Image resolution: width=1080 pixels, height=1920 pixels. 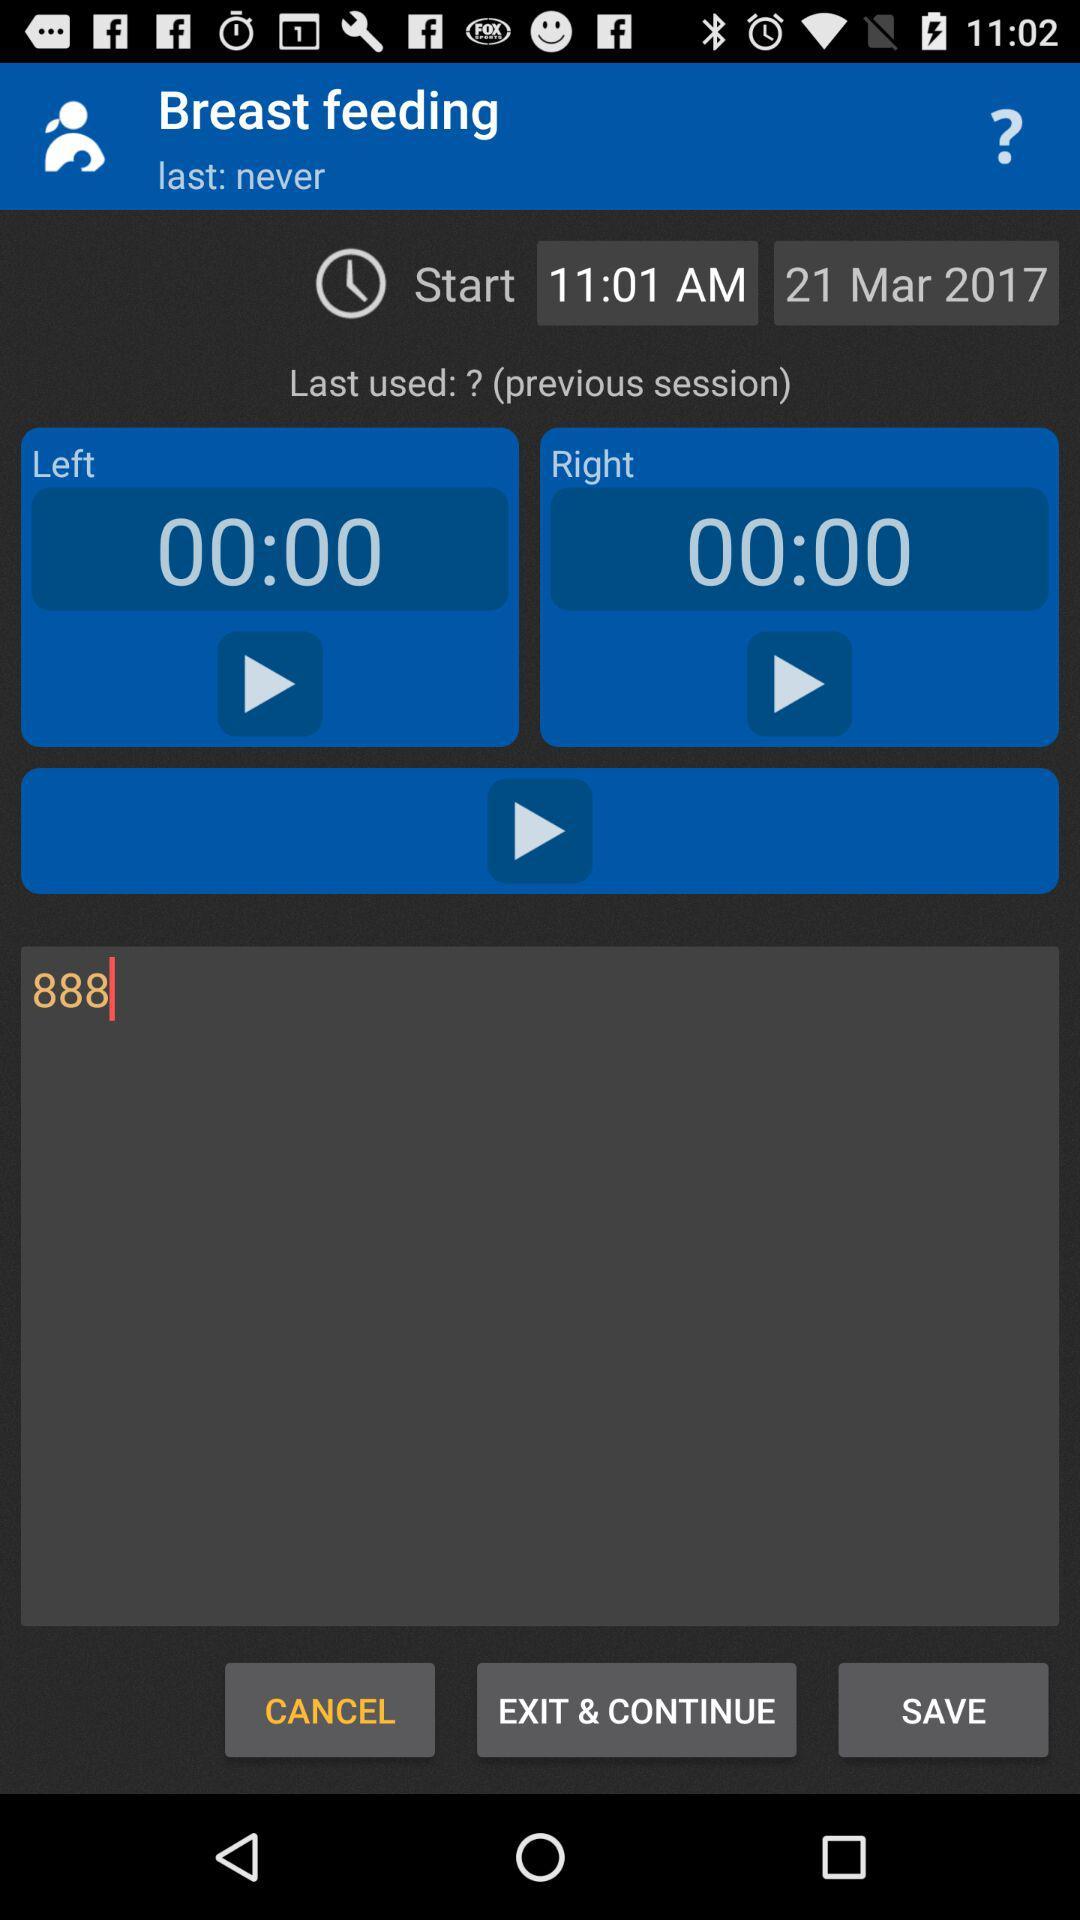 What do you see at coordinates (270, 731) in the screenshot?
I see `the play icon` at bounding box center [270, 731].